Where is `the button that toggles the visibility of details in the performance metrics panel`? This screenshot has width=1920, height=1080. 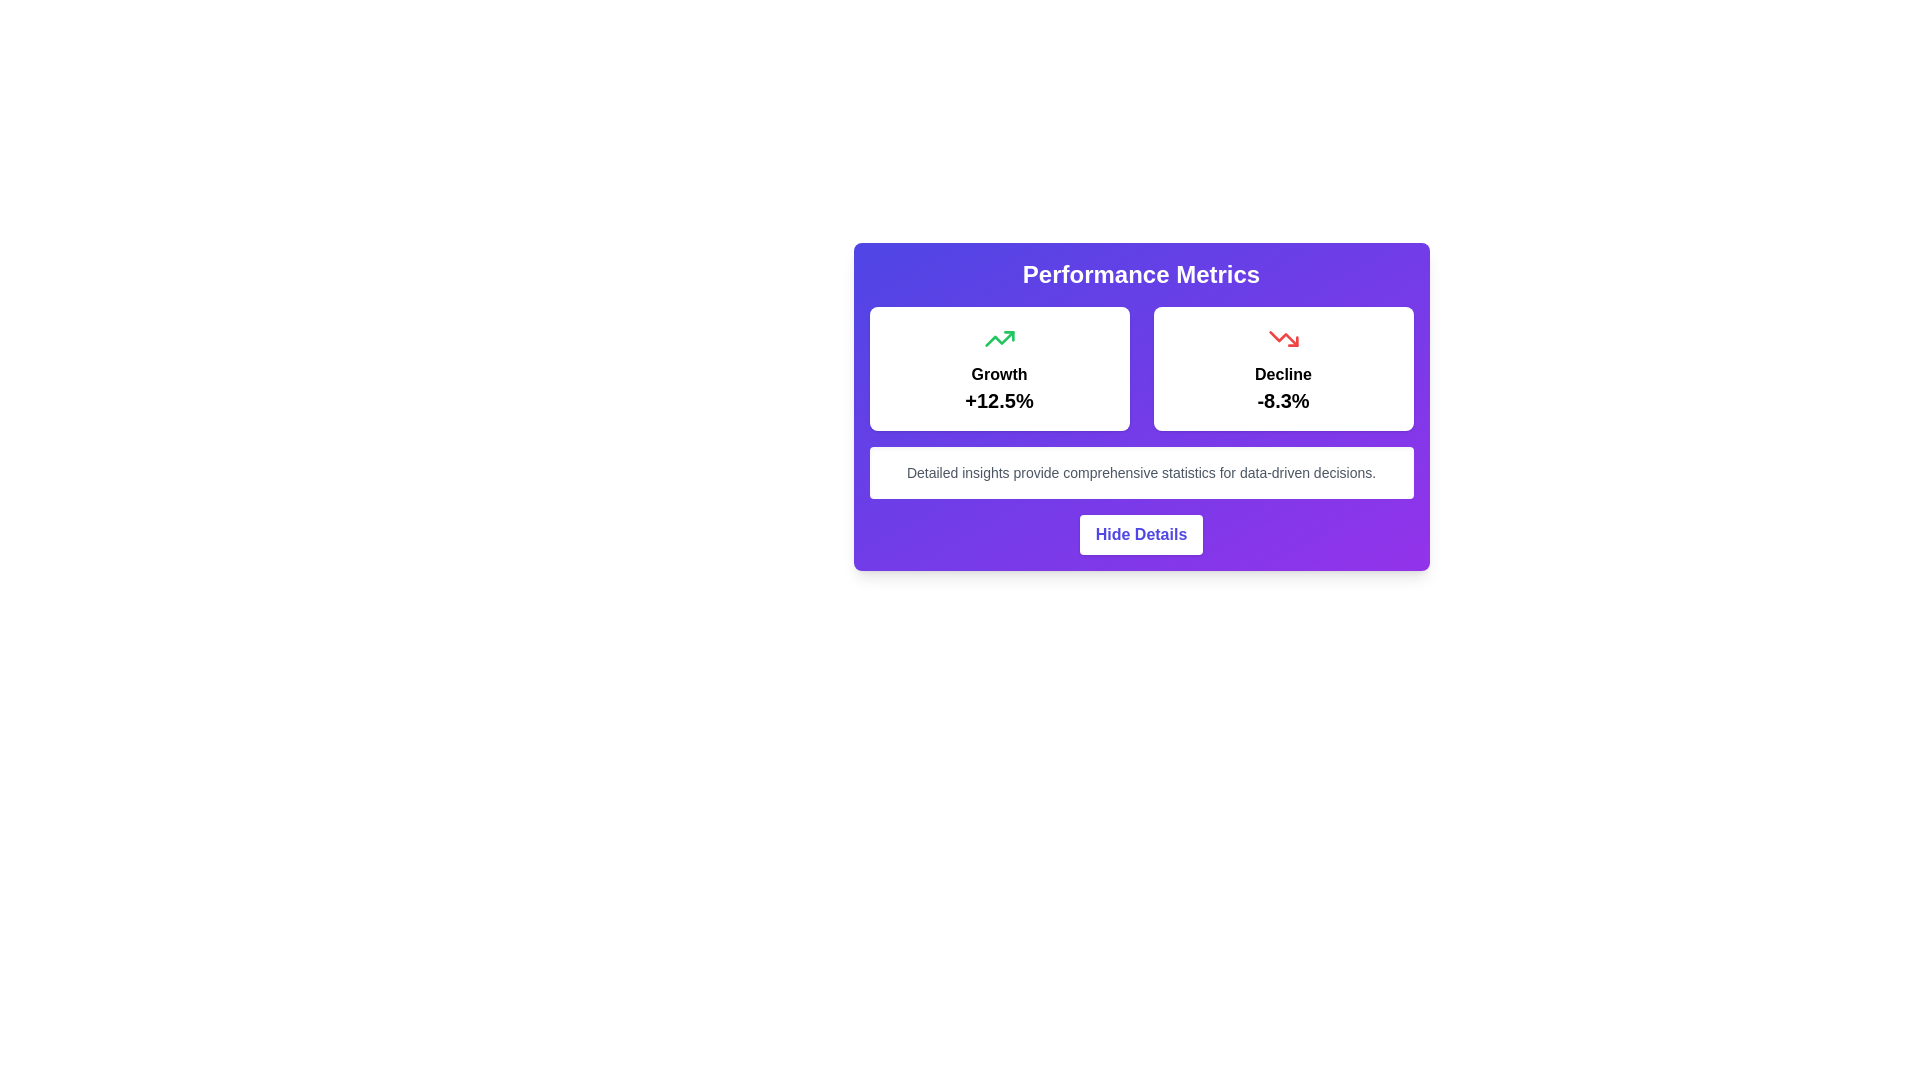 the button that toggles the visibility of details in the performance metrics panel is located at coordinates (1141, 534).